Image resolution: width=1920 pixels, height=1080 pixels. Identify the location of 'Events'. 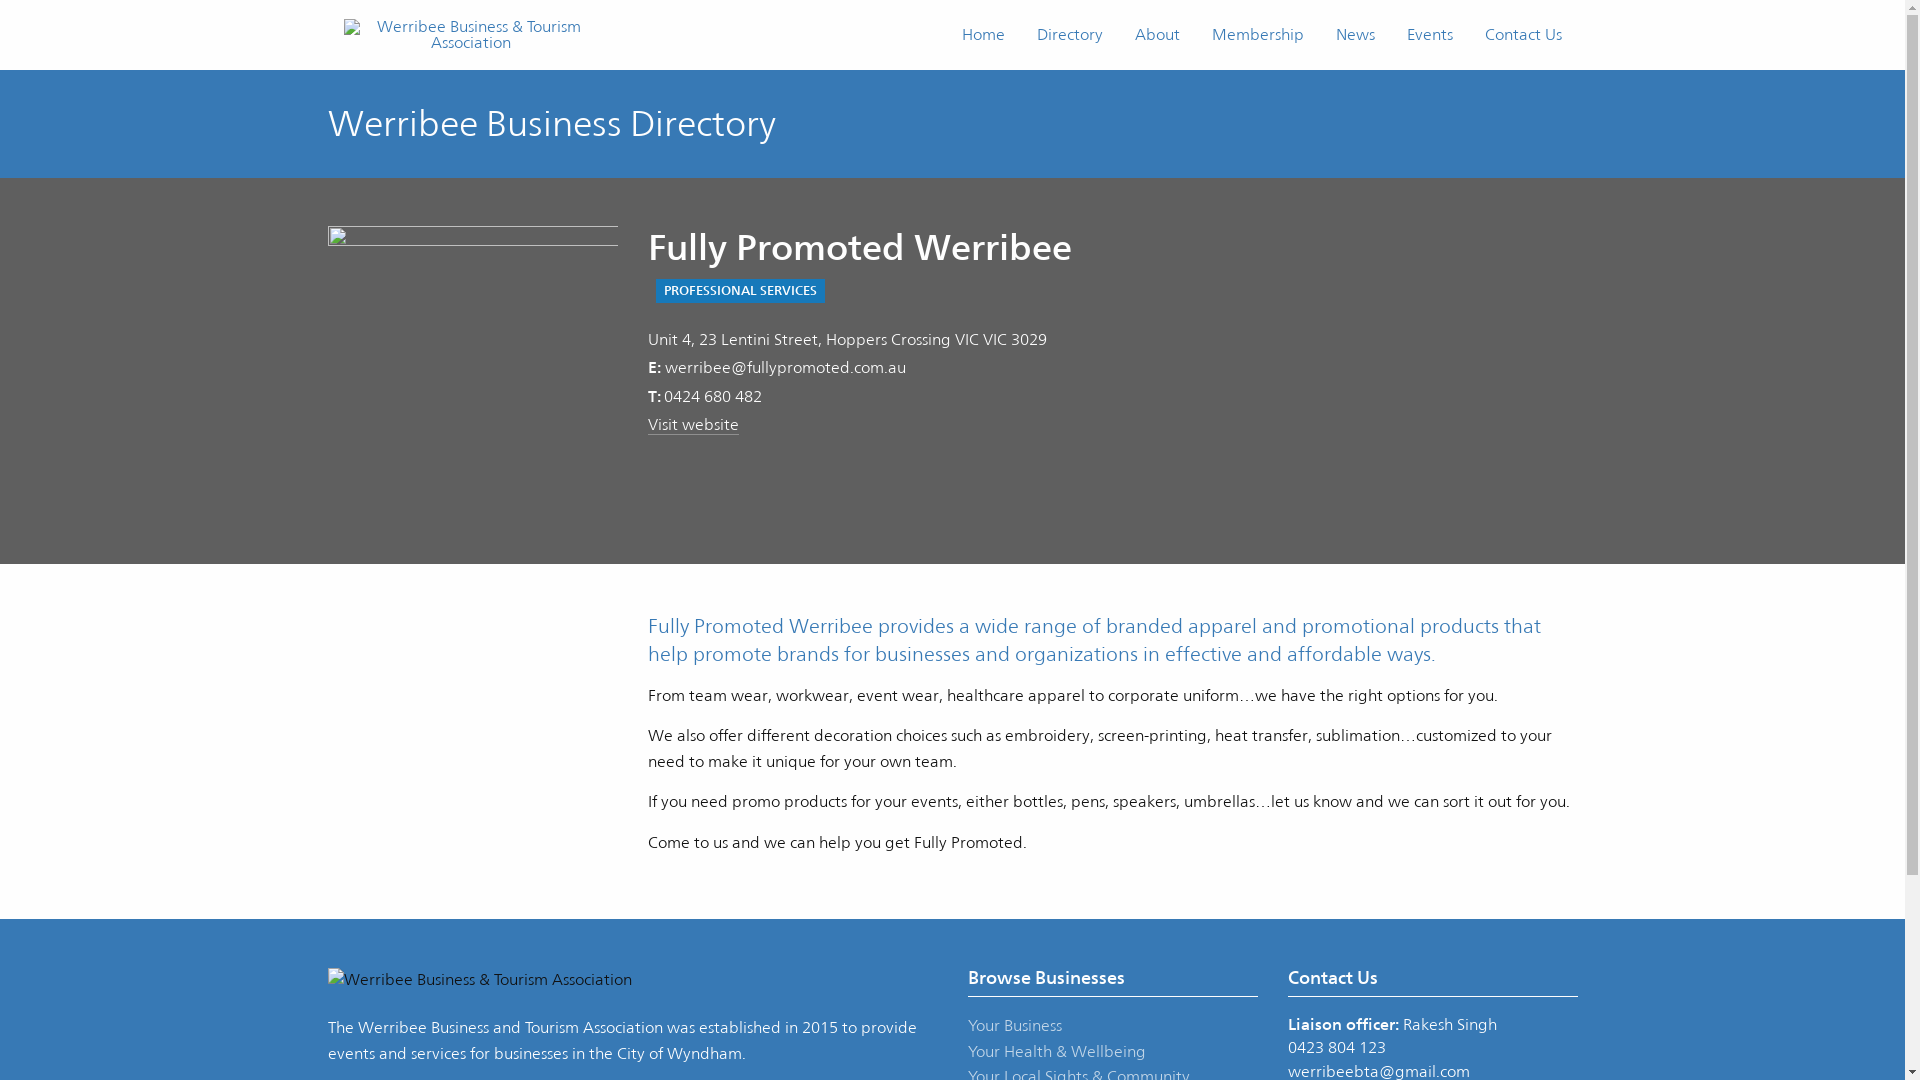
(1428, 34).